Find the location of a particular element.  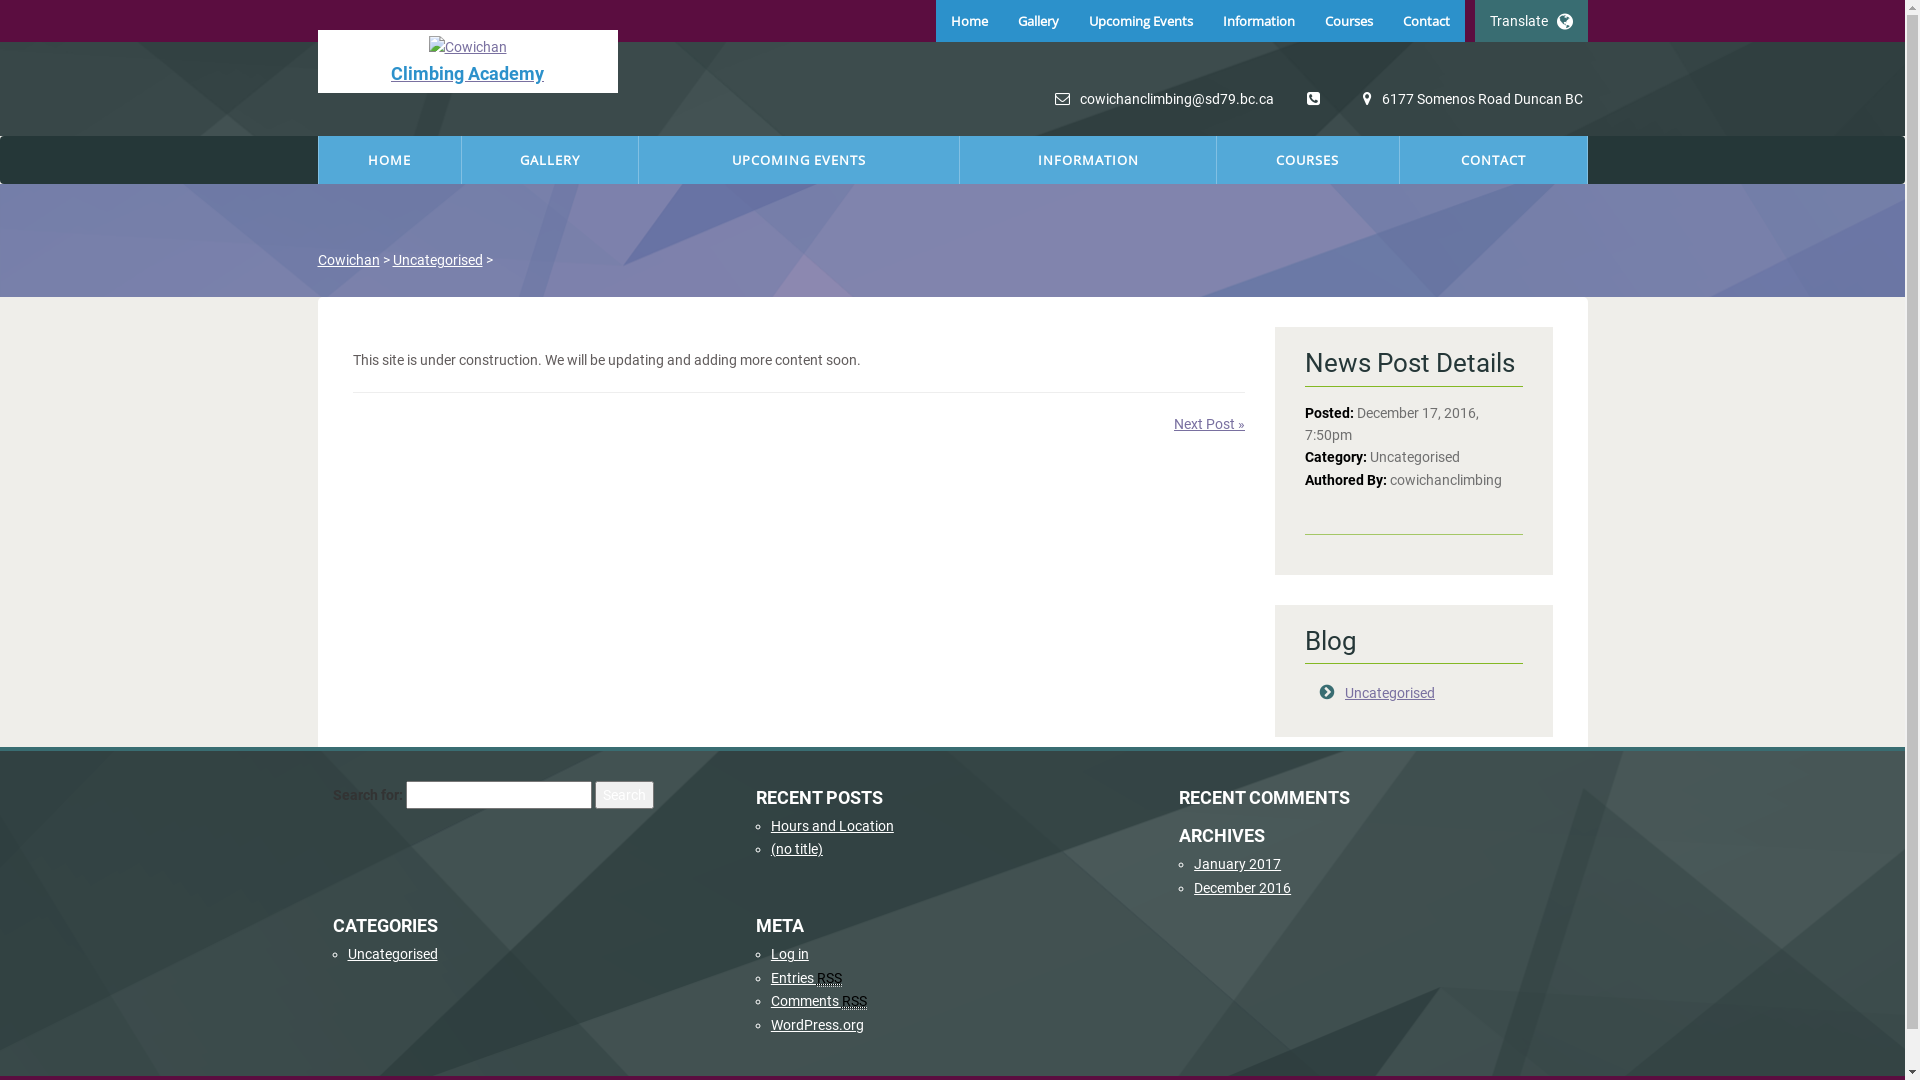

'Information' is located at coordinates (1257, 20).